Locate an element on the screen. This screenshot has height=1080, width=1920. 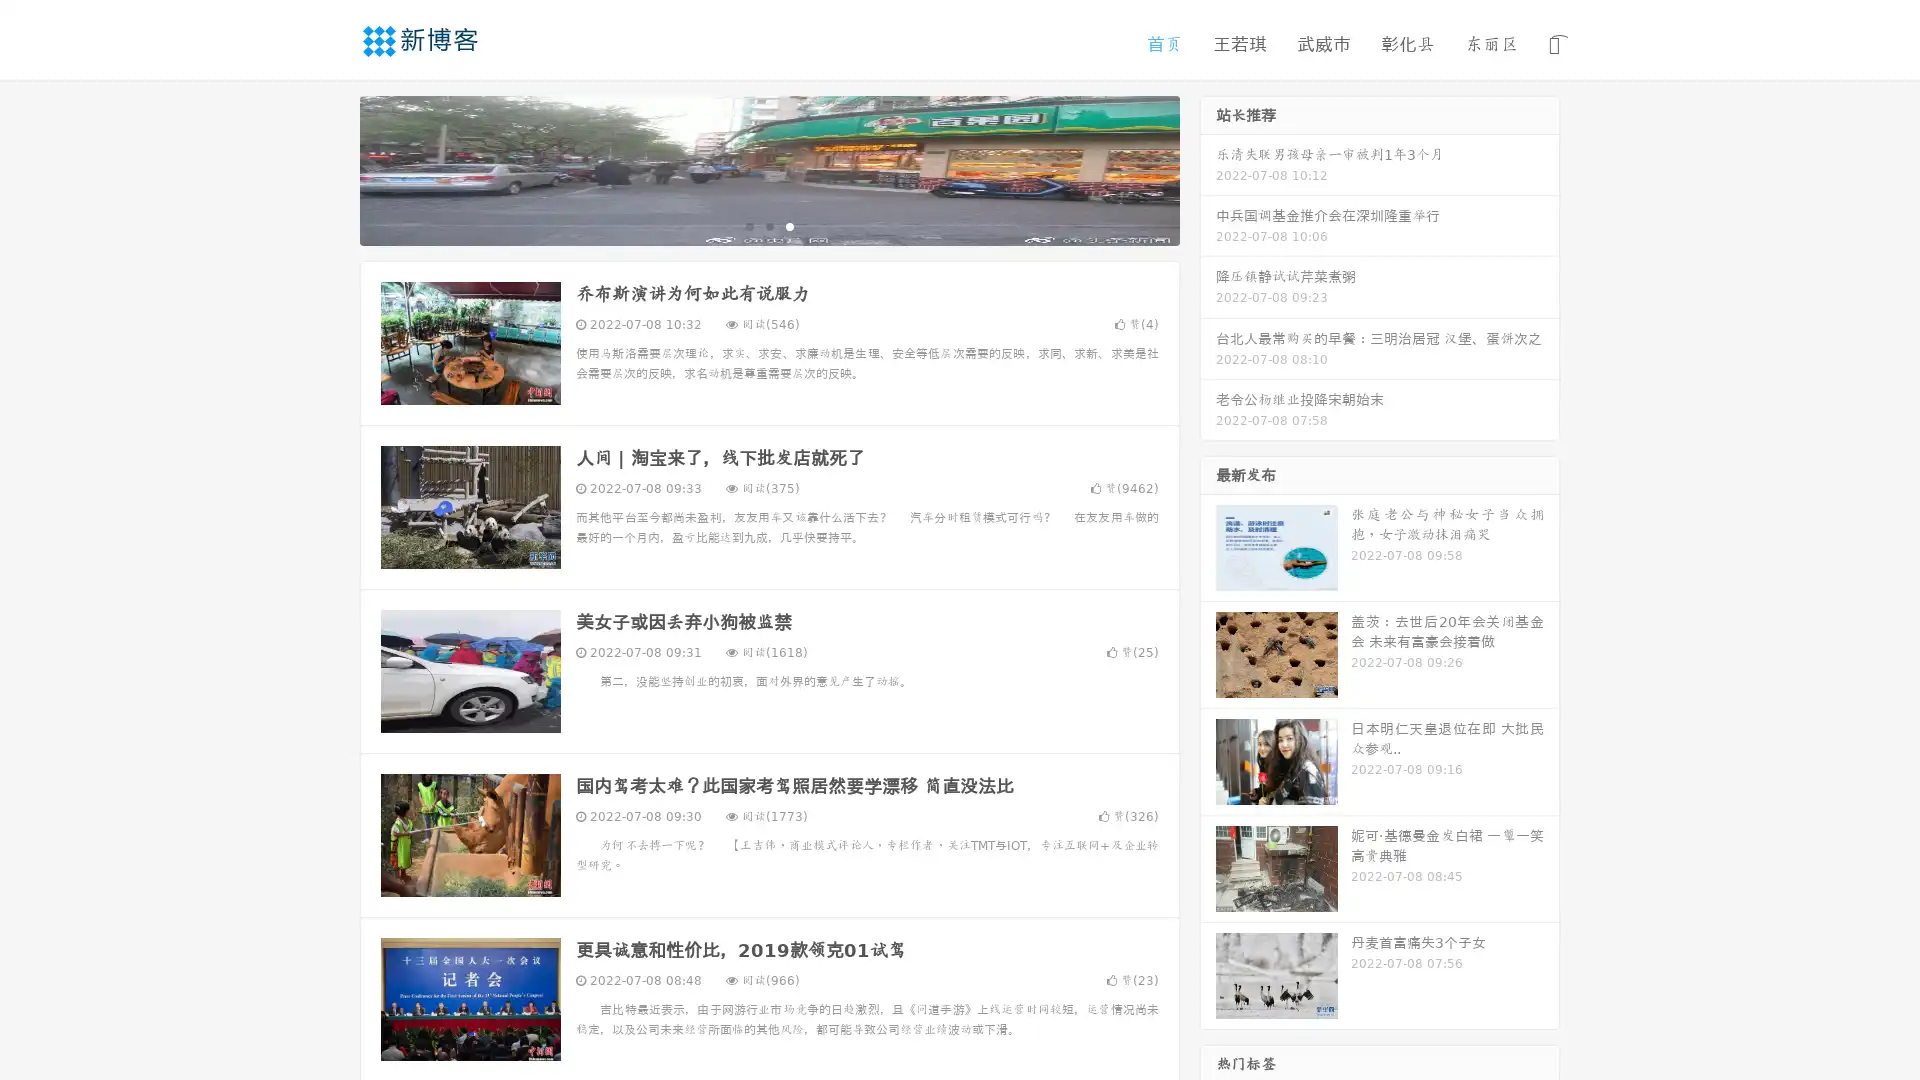
Go to slide 2 is located at coordinates (768, 225).